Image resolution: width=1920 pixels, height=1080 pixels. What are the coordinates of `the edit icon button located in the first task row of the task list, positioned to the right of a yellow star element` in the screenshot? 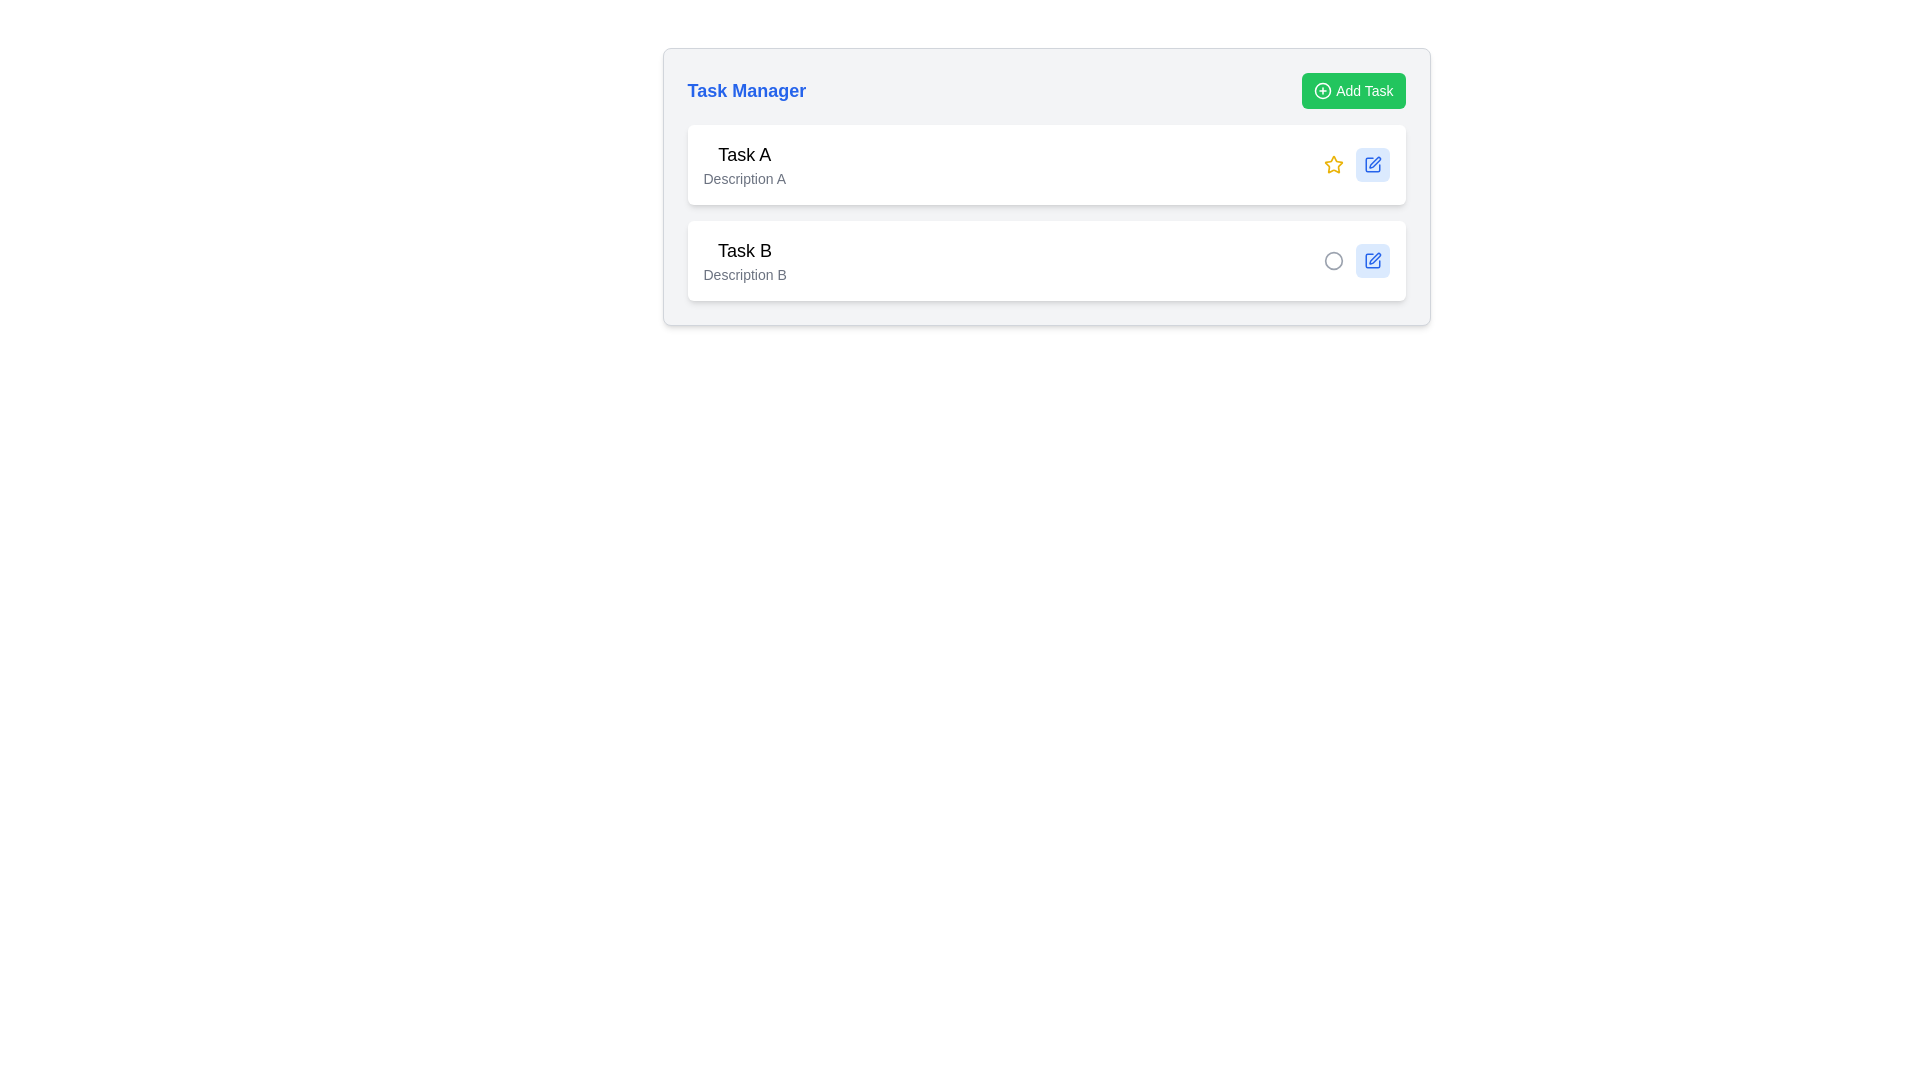 It's located at (1371, 164).